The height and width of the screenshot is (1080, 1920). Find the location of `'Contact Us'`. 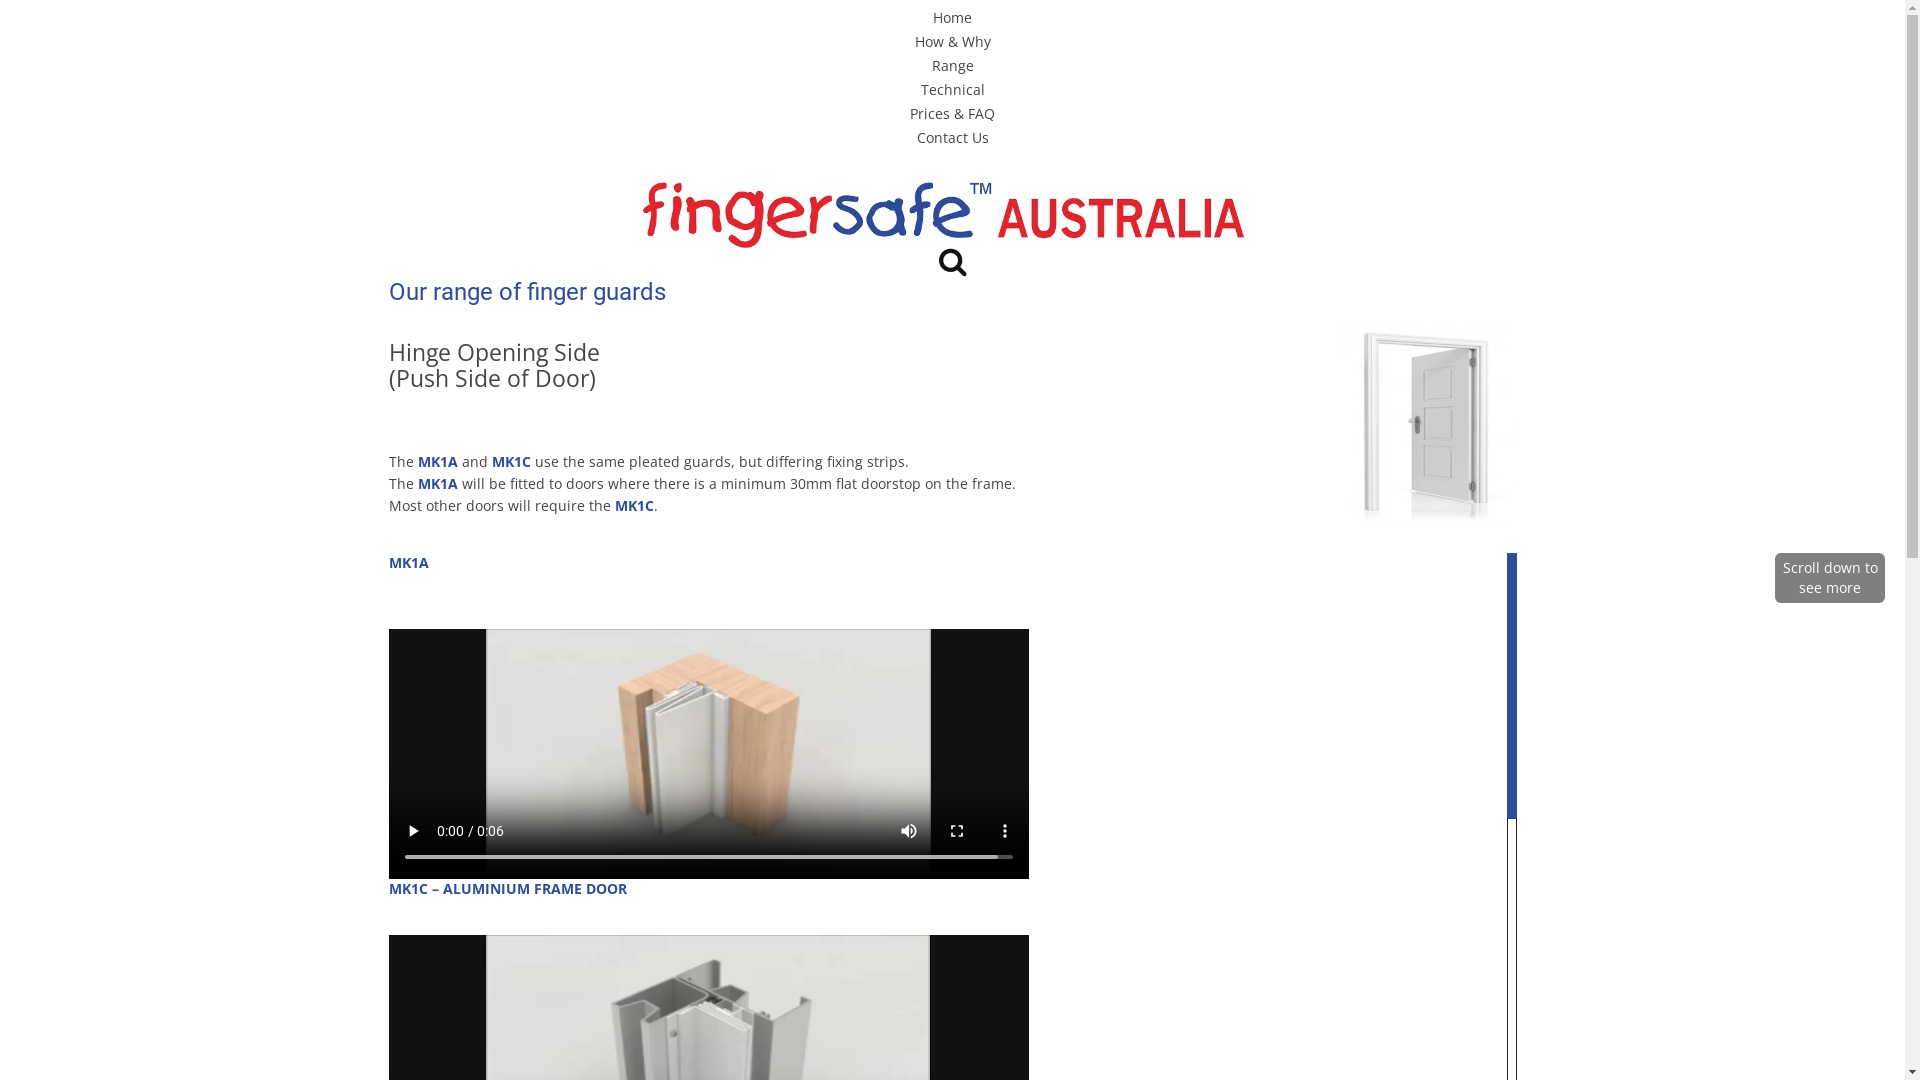

'Contact Us' is located at coordinates (950, 136).